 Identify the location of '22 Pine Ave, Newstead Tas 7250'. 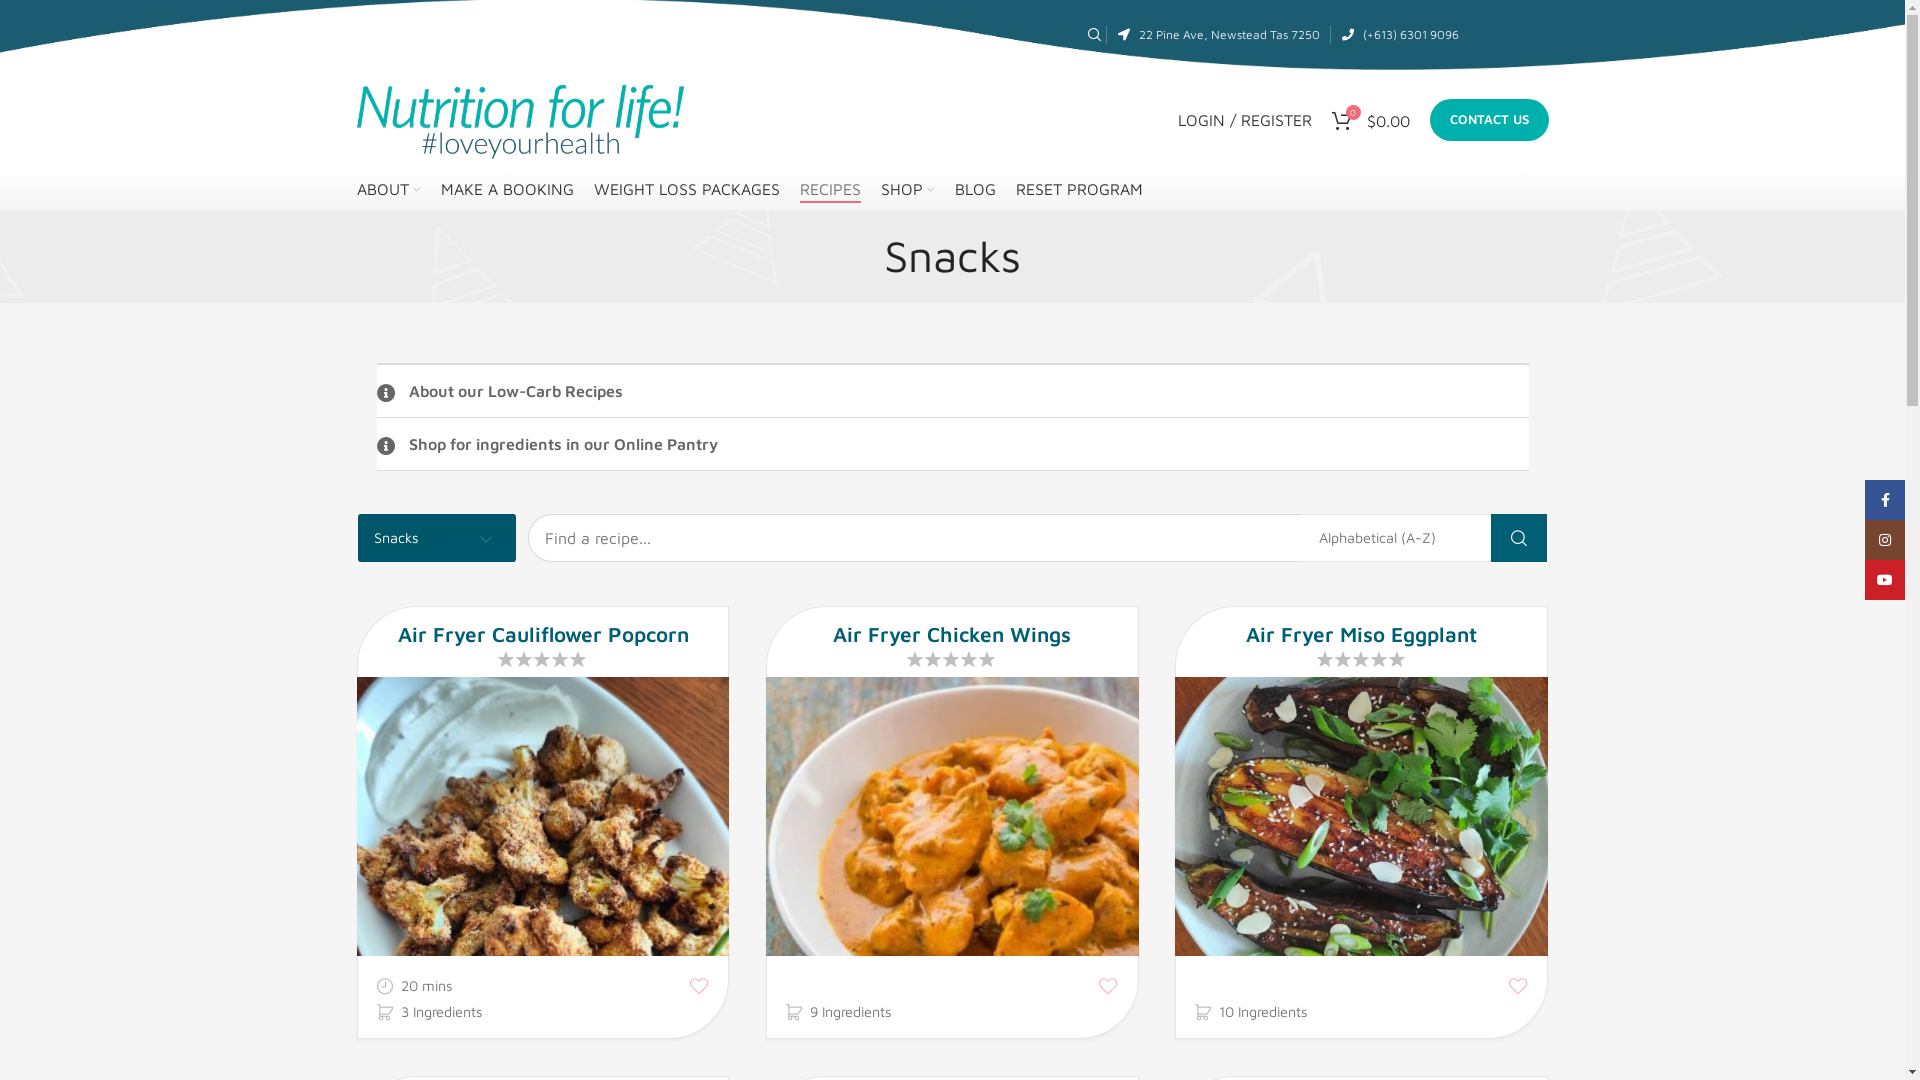
(1227, 34).